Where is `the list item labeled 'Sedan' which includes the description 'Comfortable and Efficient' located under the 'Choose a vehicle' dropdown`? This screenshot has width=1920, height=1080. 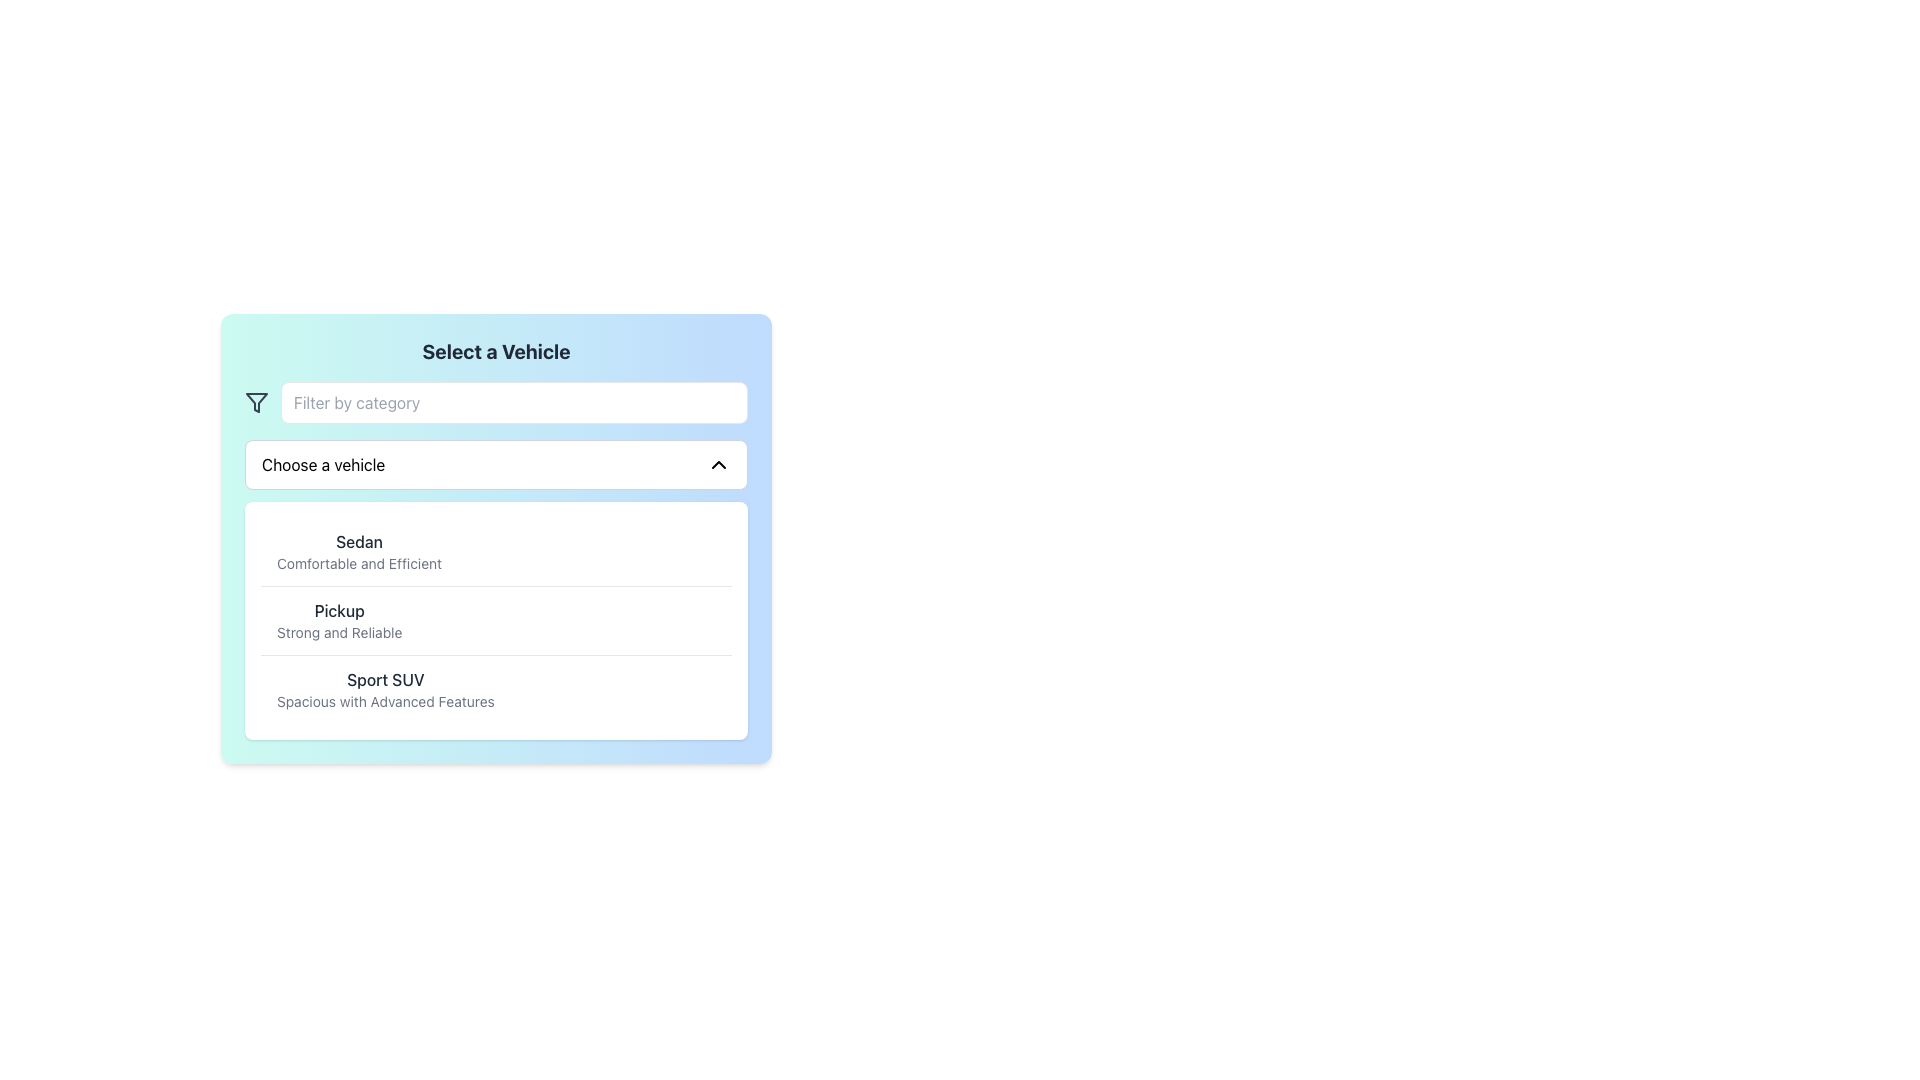 the list item labeled 'Sedan' which includes the description 'Comfortable and Efficient' located under the 'Choose a vehicle' dropdown is located at coordinates (496, 552).